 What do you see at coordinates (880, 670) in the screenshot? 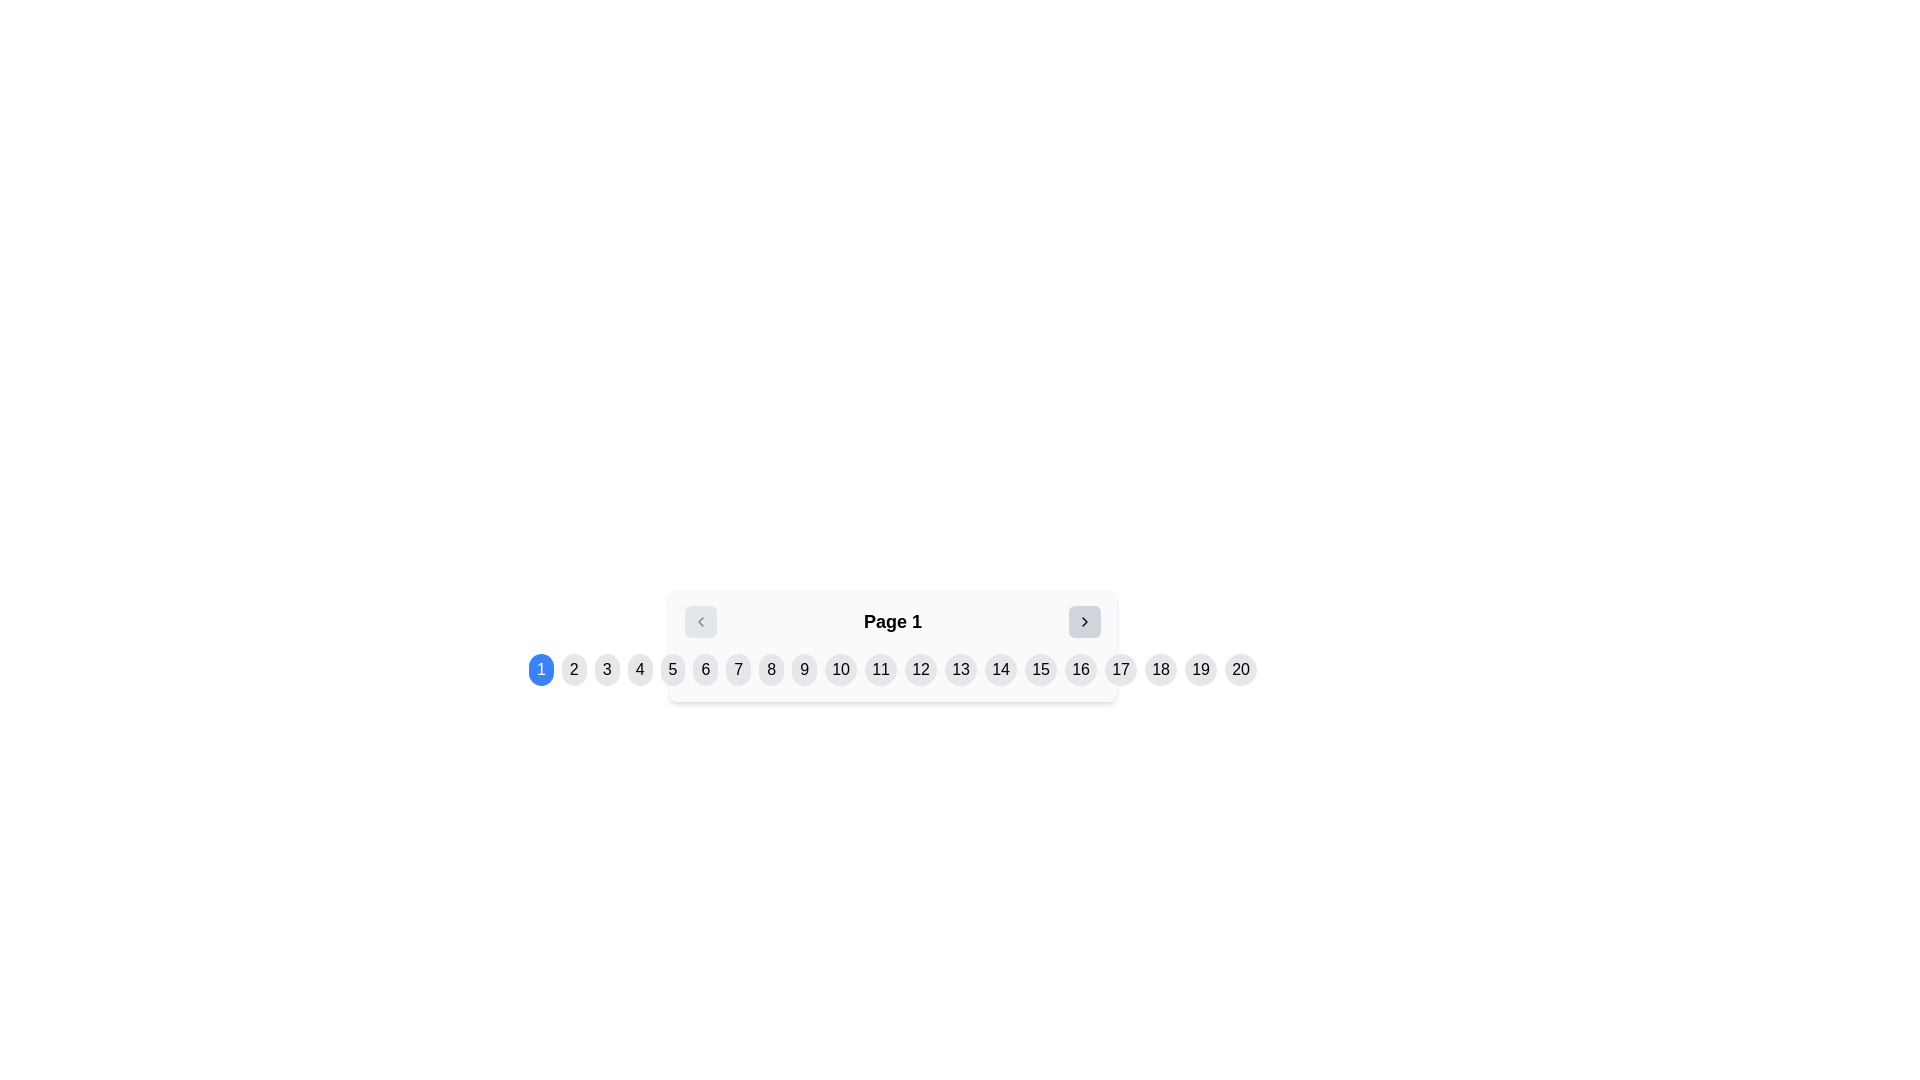
I see `the pagination button labeled '11'` at bounding box center [880, 670].